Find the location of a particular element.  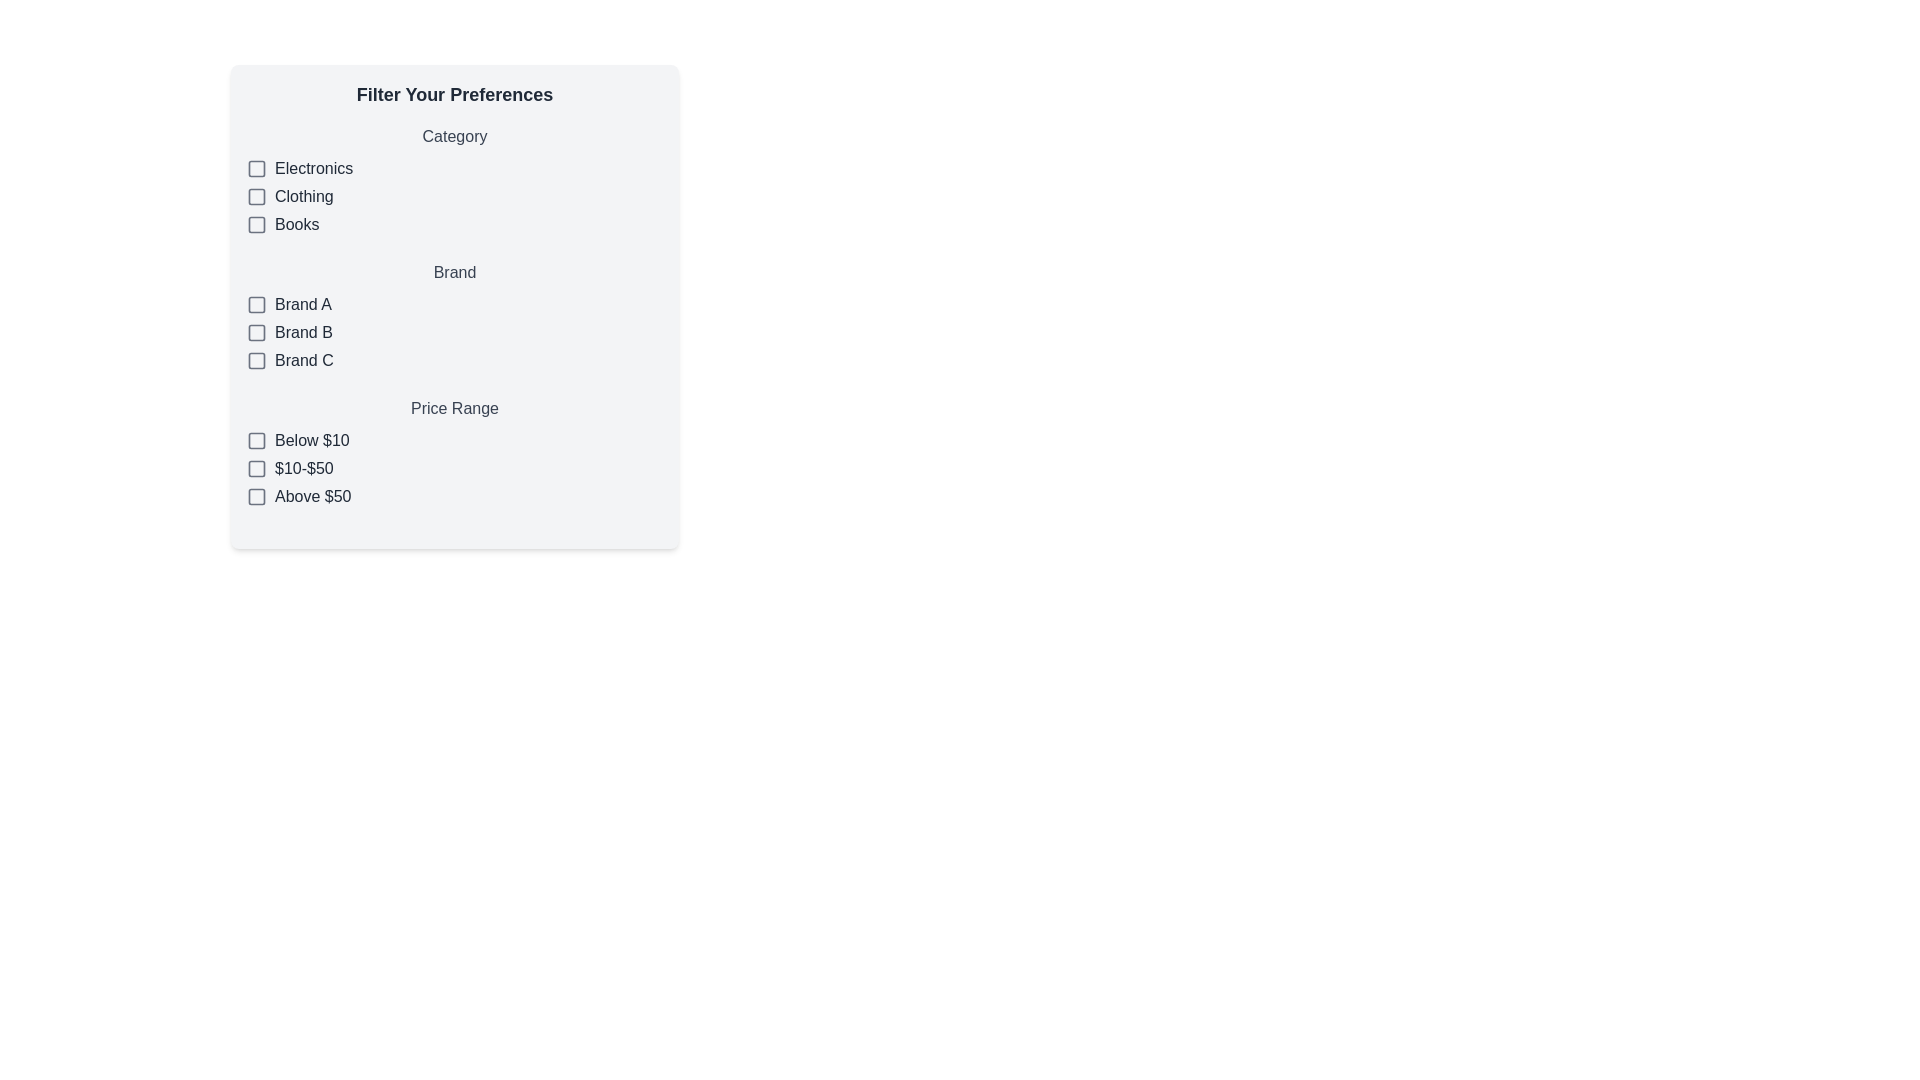

the text label displaying 'Brand A', which is styled in gray and located in the central part of the filter section under the 'Brand' category, positioned next to the first checkbox is located at coordinates (302, 304).